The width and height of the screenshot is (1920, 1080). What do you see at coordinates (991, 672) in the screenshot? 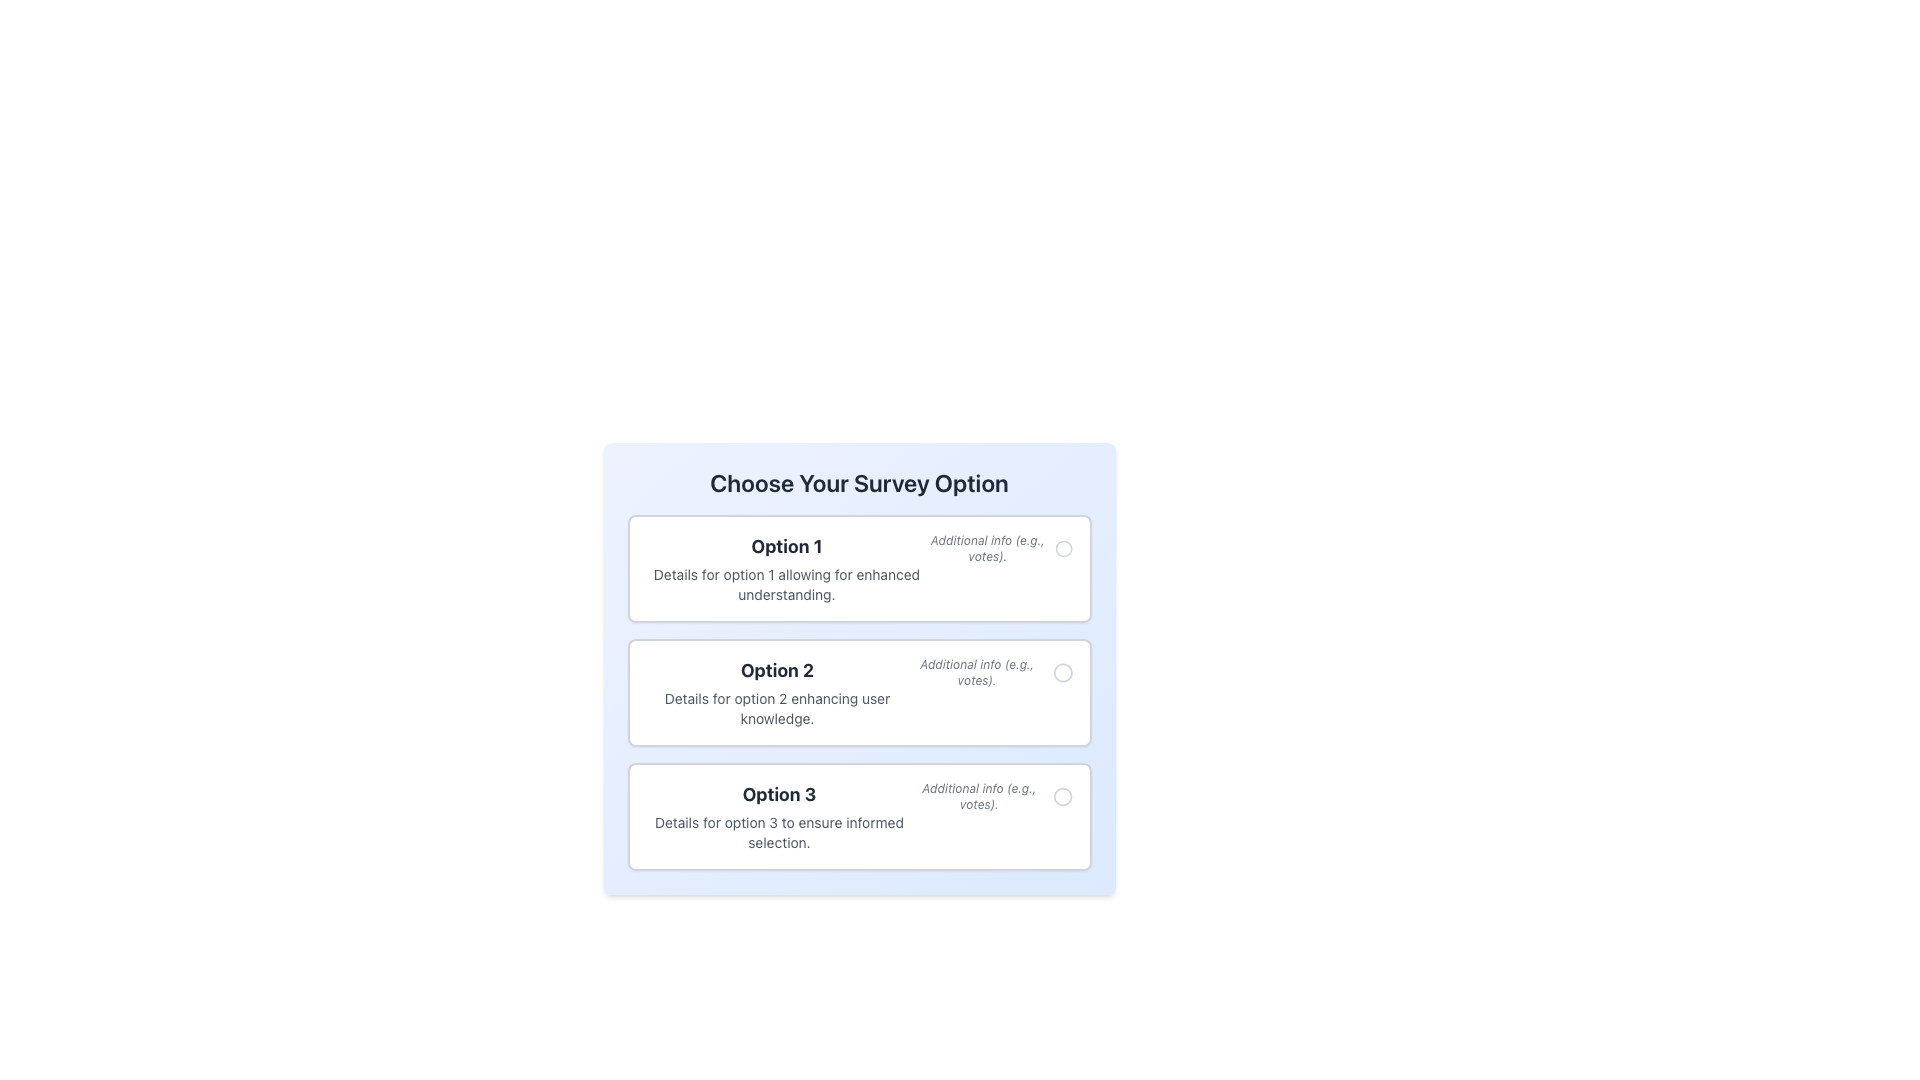
I see `the option selector icon located next` at bounding box center [991, 672].